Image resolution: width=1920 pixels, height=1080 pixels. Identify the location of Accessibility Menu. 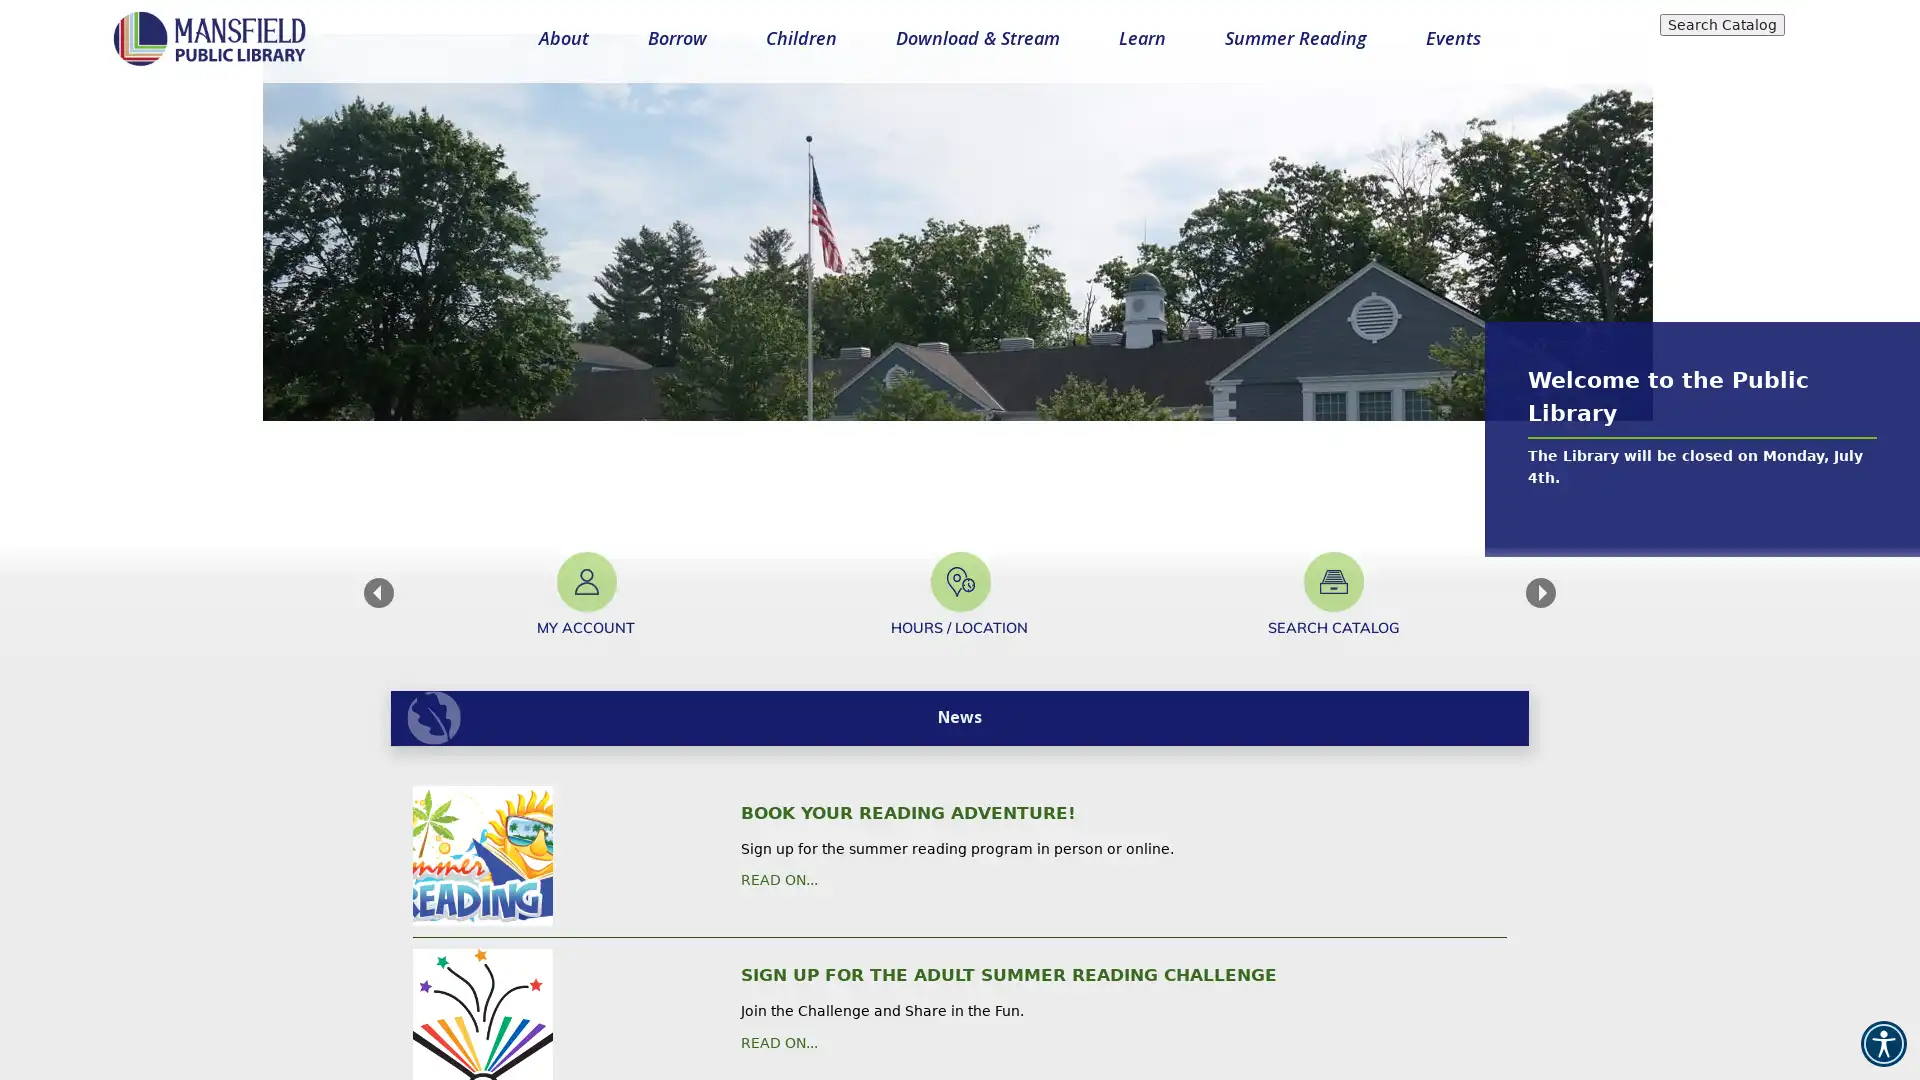
(1882, 1043).